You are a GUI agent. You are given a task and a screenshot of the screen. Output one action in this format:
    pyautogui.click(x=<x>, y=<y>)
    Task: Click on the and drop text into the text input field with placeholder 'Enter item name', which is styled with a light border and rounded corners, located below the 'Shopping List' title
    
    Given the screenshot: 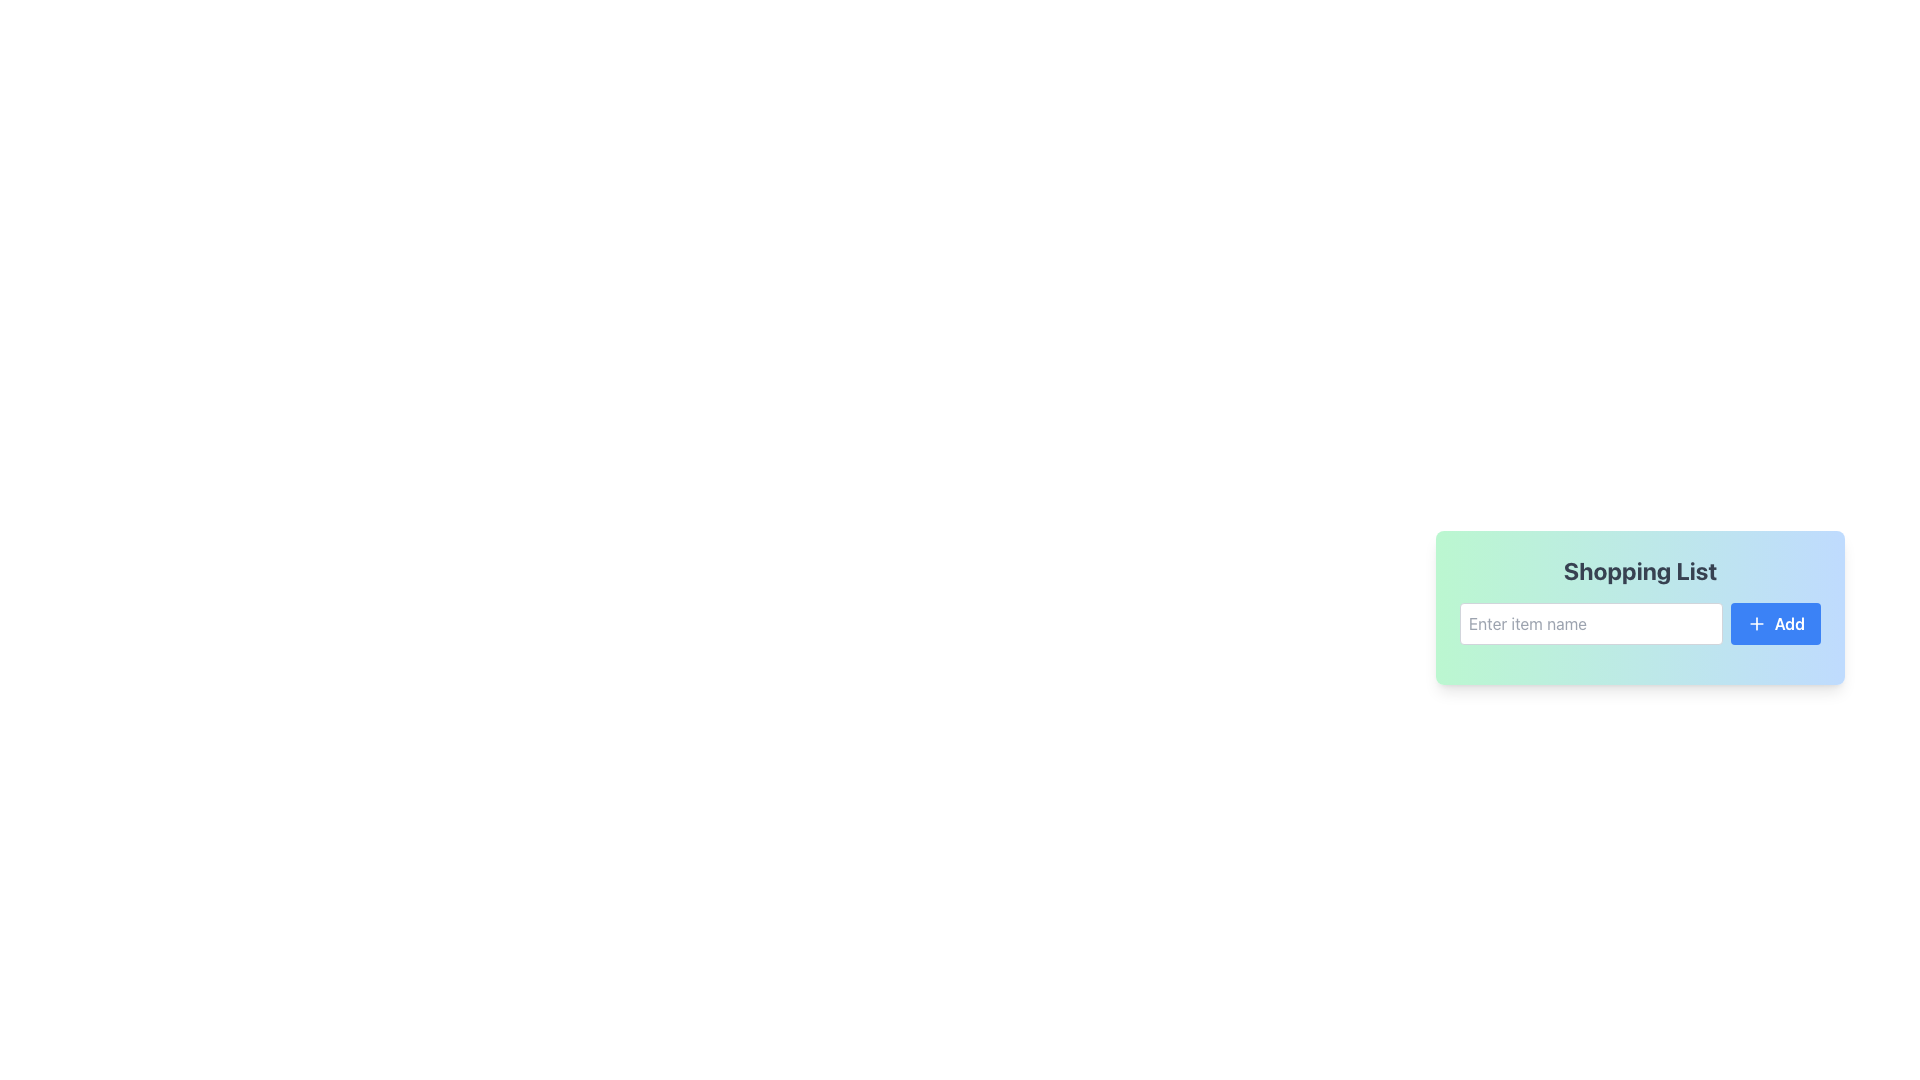 What is the action you would take?
    pyautogui.click(x=1640, y=623)
    